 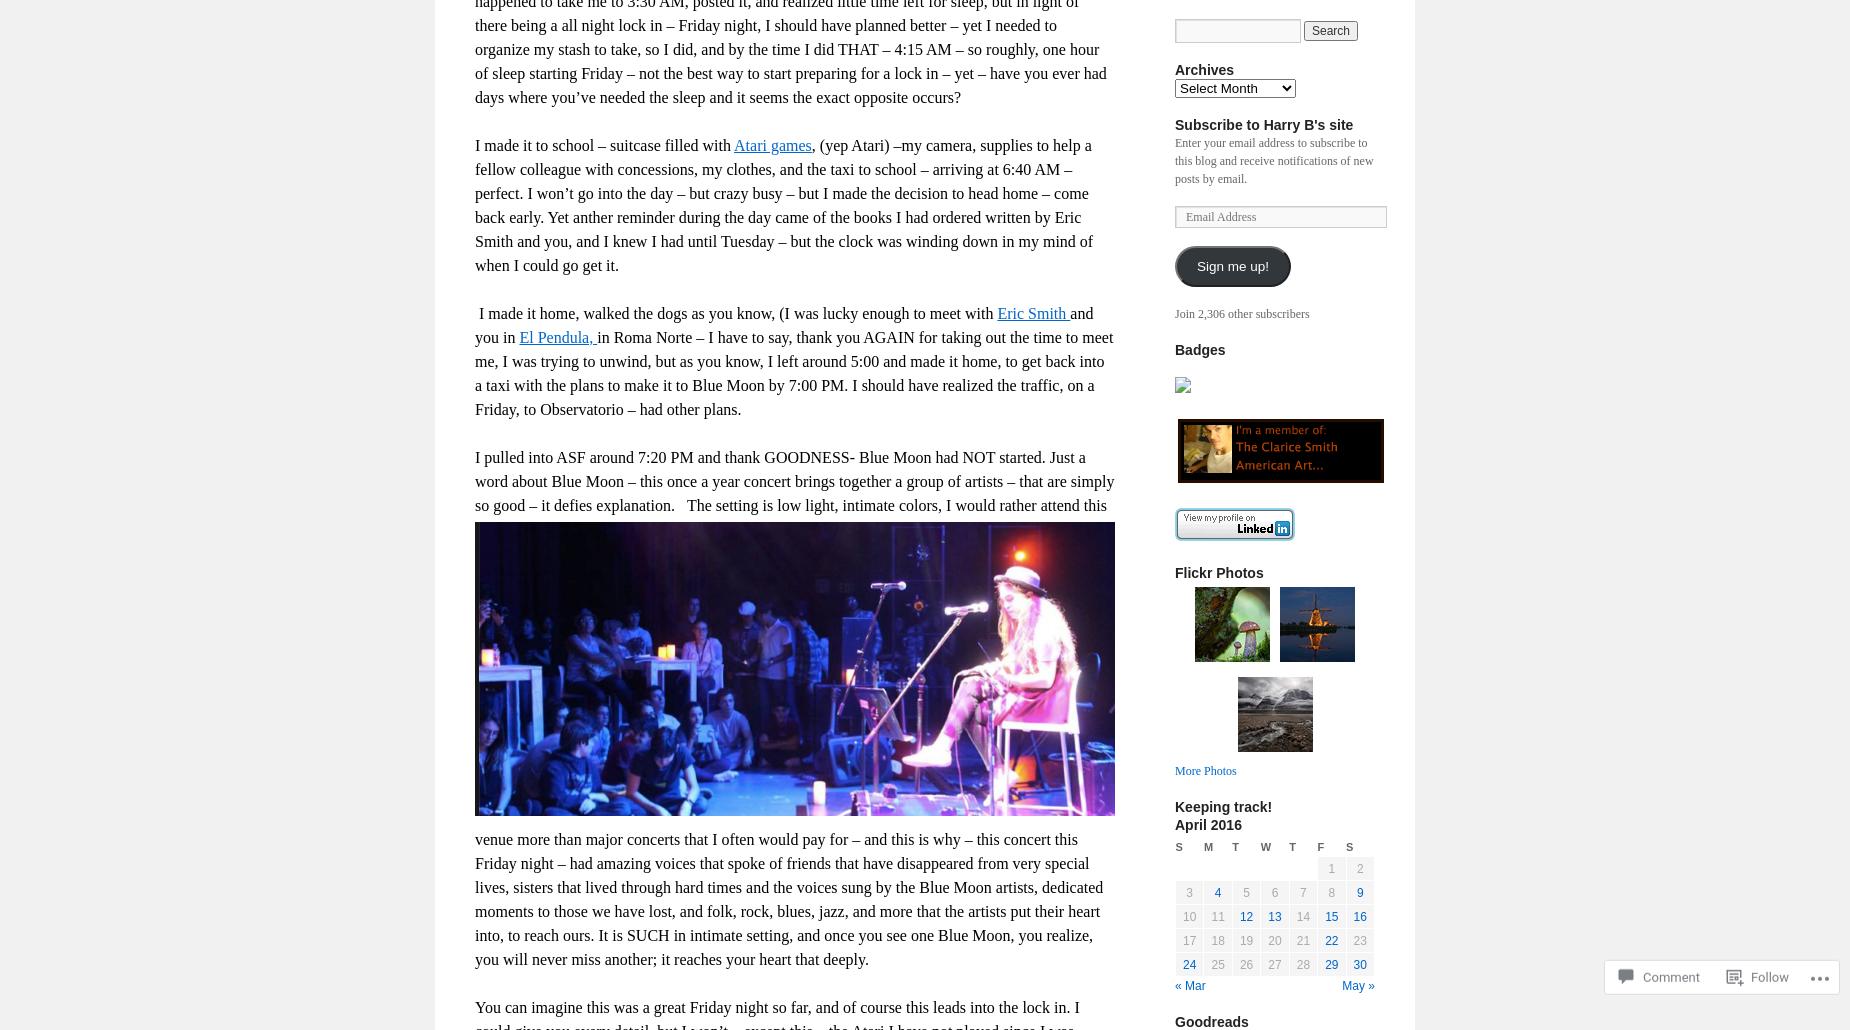 I want to click on '« Mar', so click(x=1173, y=985).